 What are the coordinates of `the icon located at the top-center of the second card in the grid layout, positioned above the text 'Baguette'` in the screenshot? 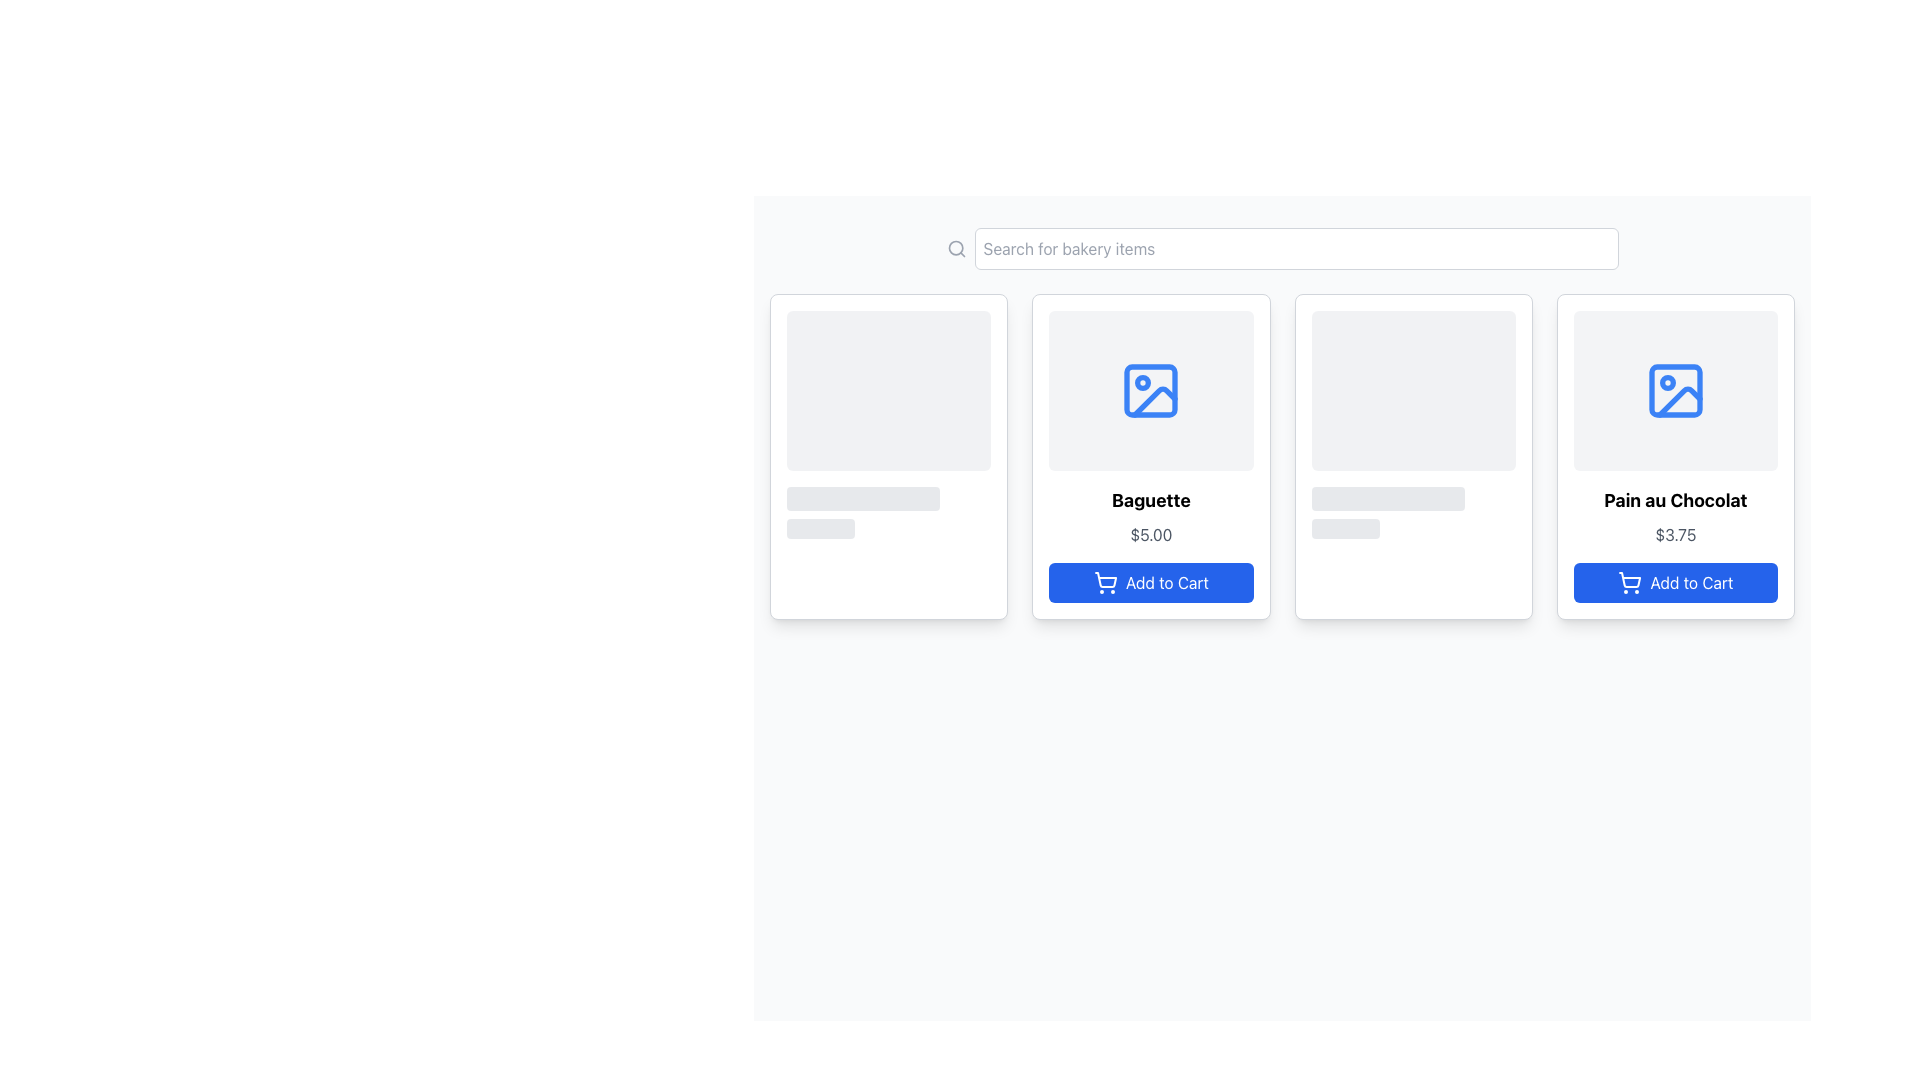 It's located at (1151, 390).